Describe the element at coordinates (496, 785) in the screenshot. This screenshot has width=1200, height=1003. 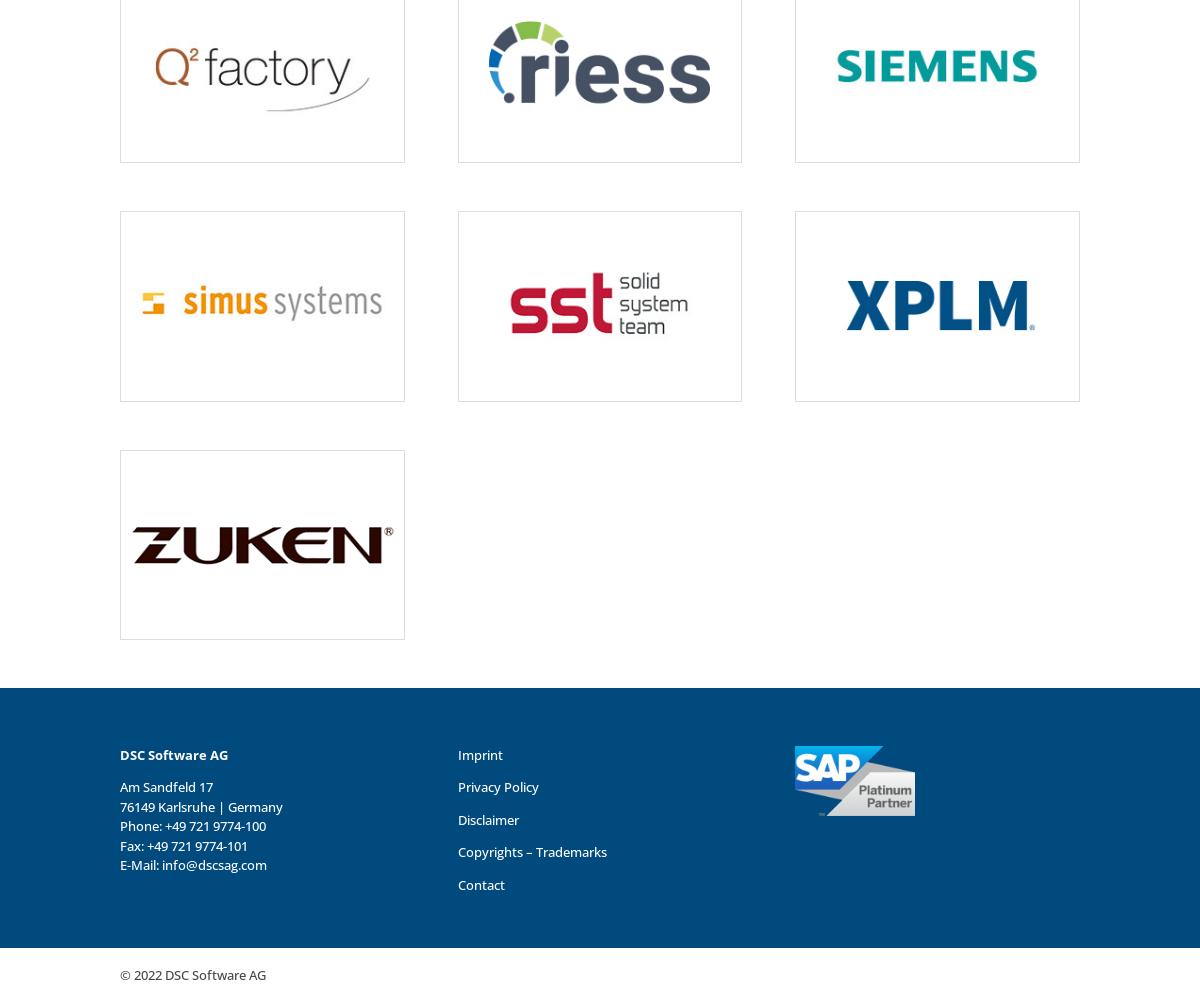
I see `'Privacy Policy'` at that location.